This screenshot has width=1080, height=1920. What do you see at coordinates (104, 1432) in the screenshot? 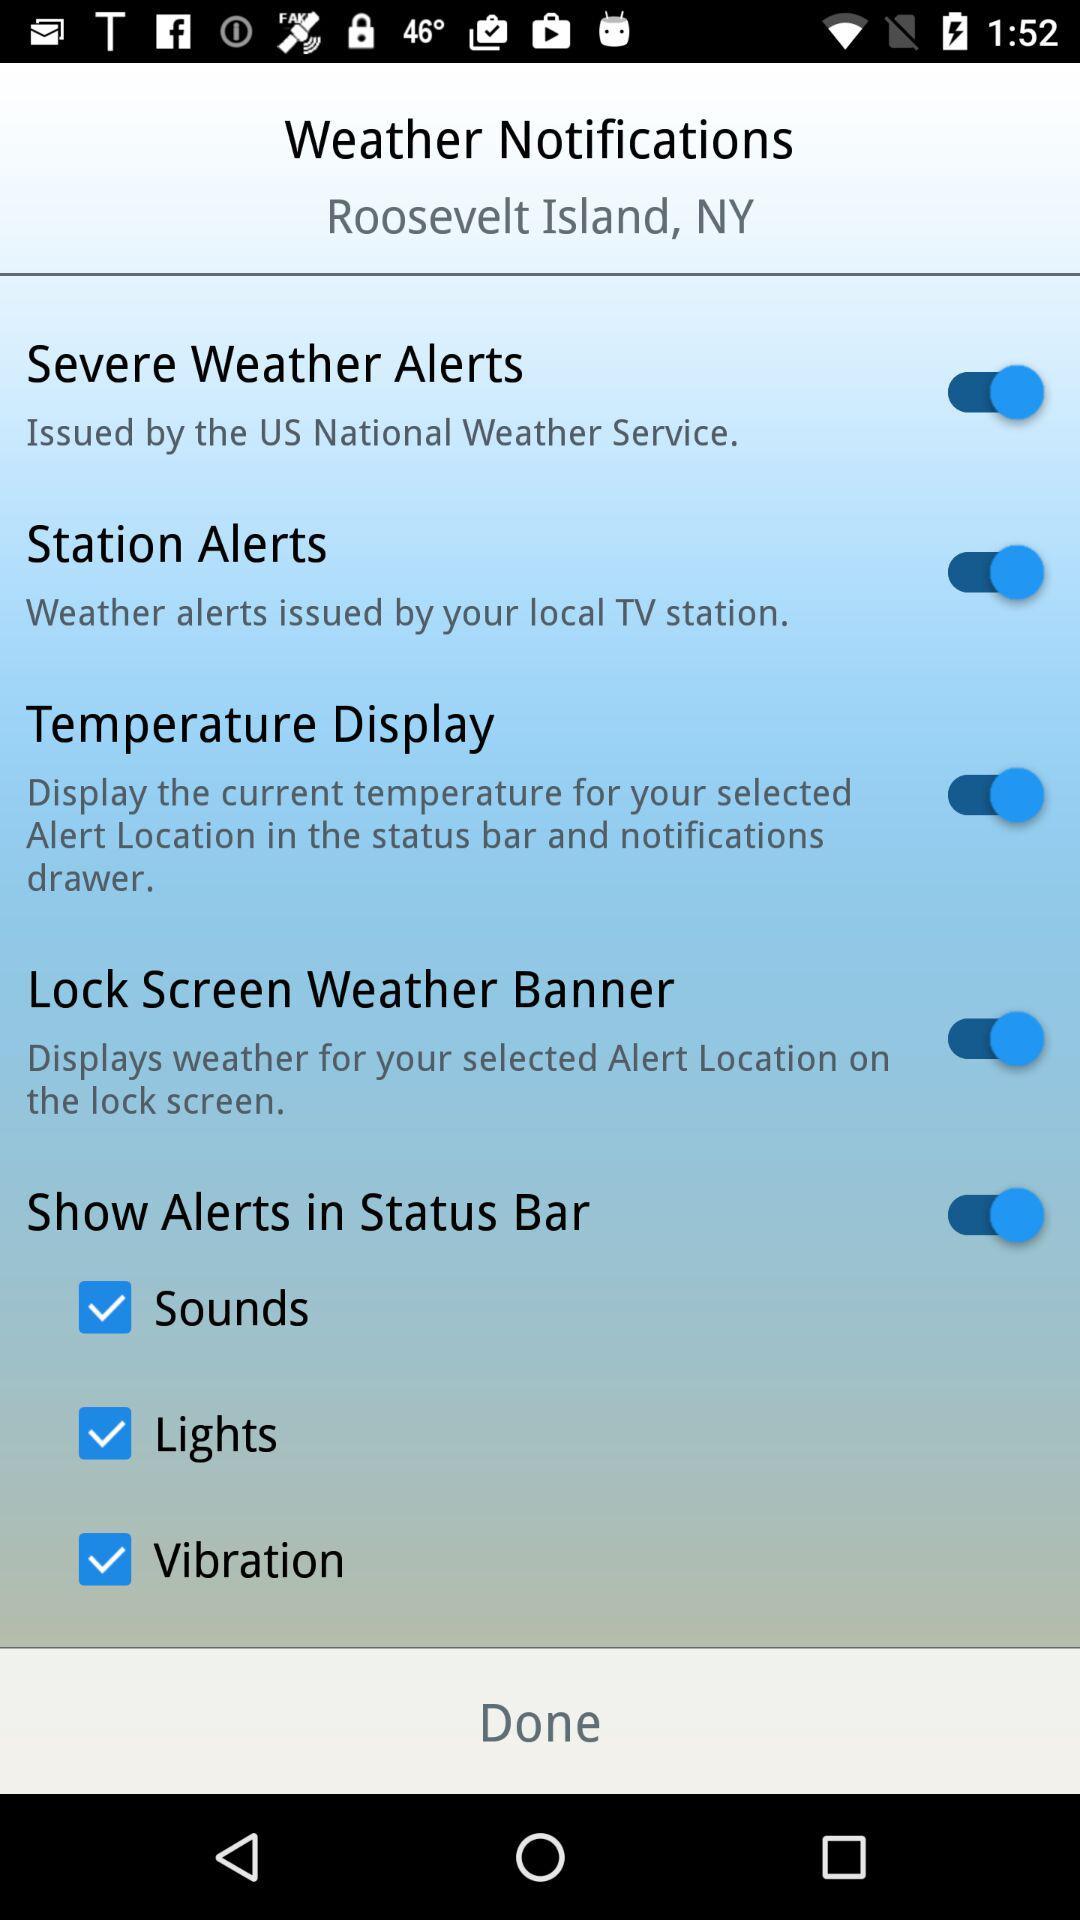
I see `the text box which says light` at bounding box center [104, 1432].